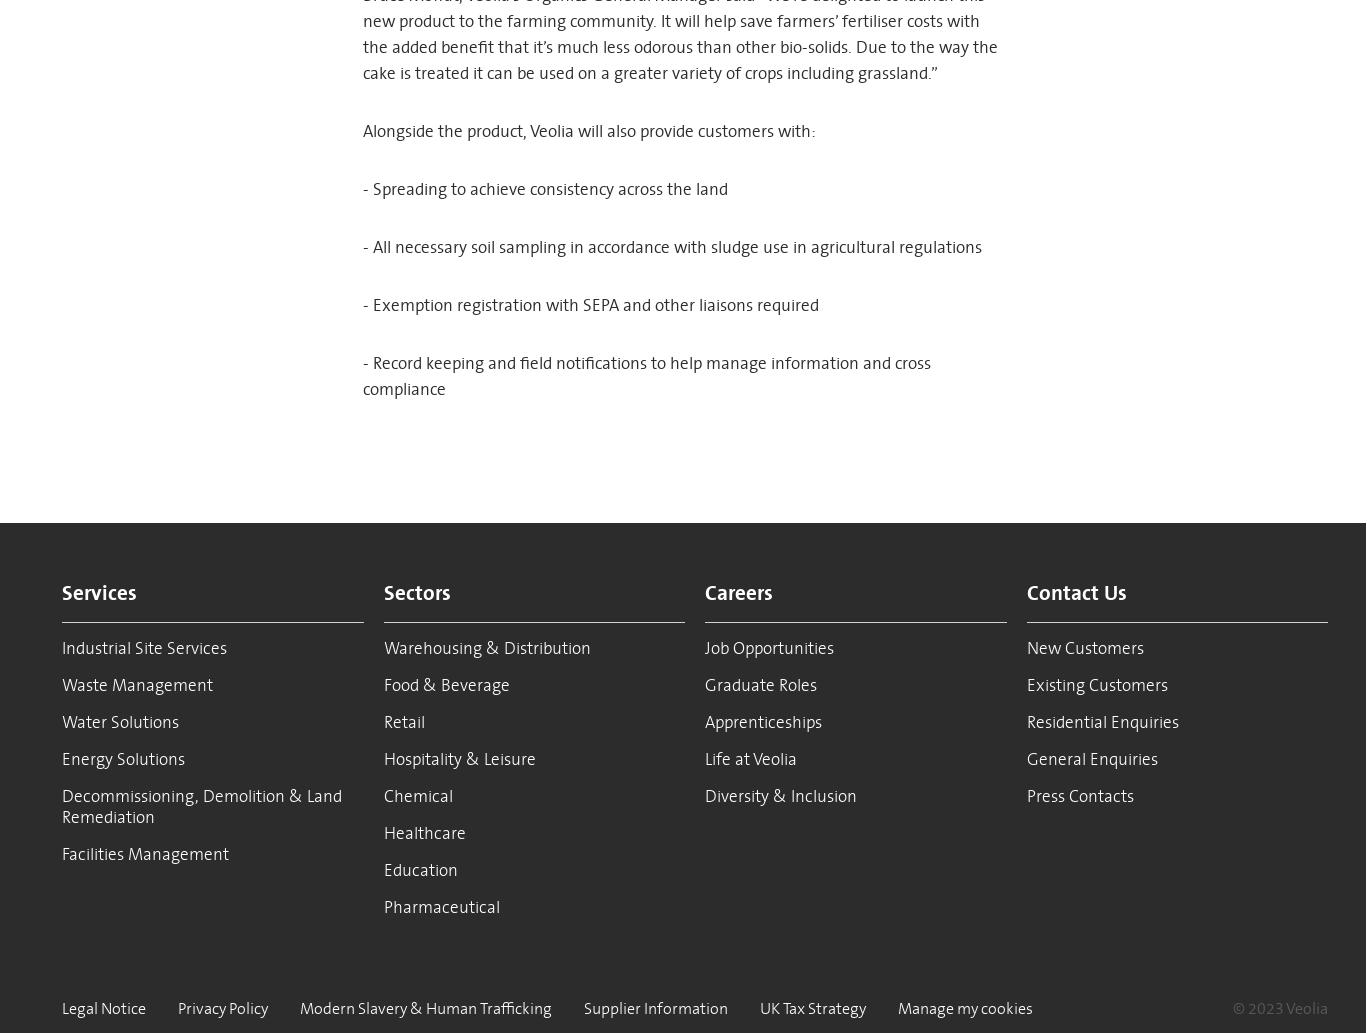 The height and width of the screenshot is (1033, 1367). What do you see at coordinates (1078, 796) in the screenshot?
I see `'Press Contacts'` at bounding box center [1078, 796].